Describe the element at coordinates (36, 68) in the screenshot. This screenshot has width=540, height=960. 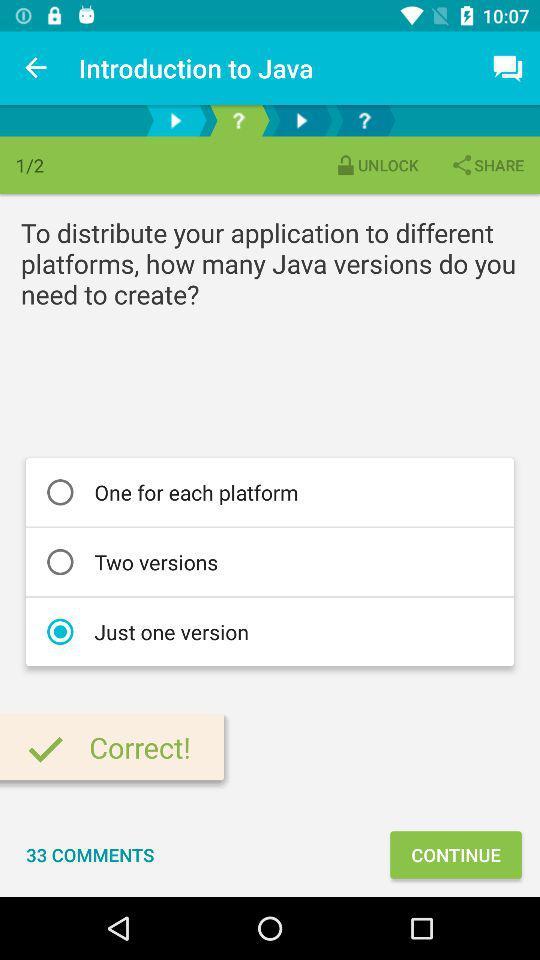
I see `item to the left of introduction to java icon` at that location.